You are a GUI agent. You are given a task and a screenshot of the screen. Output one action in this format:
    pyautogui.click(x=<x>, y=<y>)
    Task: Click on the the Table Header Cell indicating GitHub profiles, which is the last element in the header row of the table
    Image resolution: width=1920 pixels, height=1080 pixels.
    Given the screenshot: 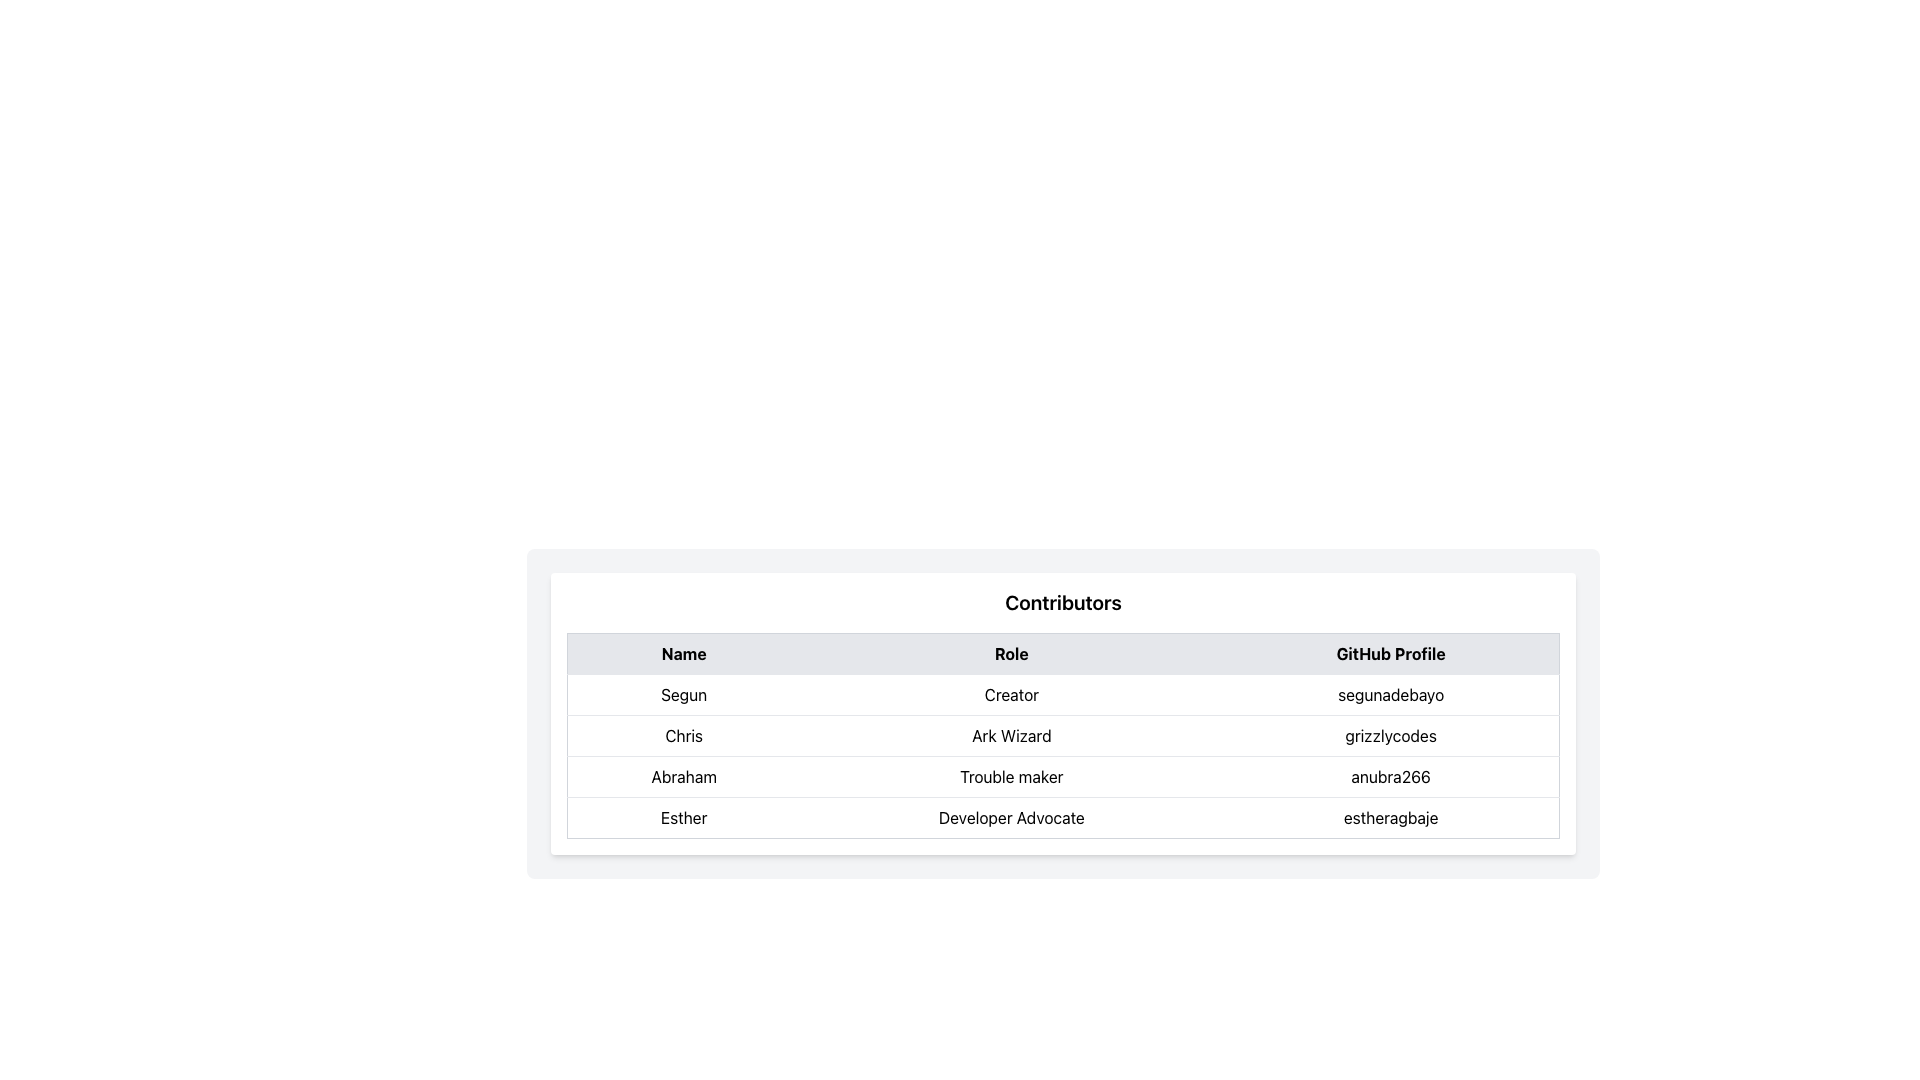 What is the action you would take?
    pyautogui.click(x=1390, y=654)
    